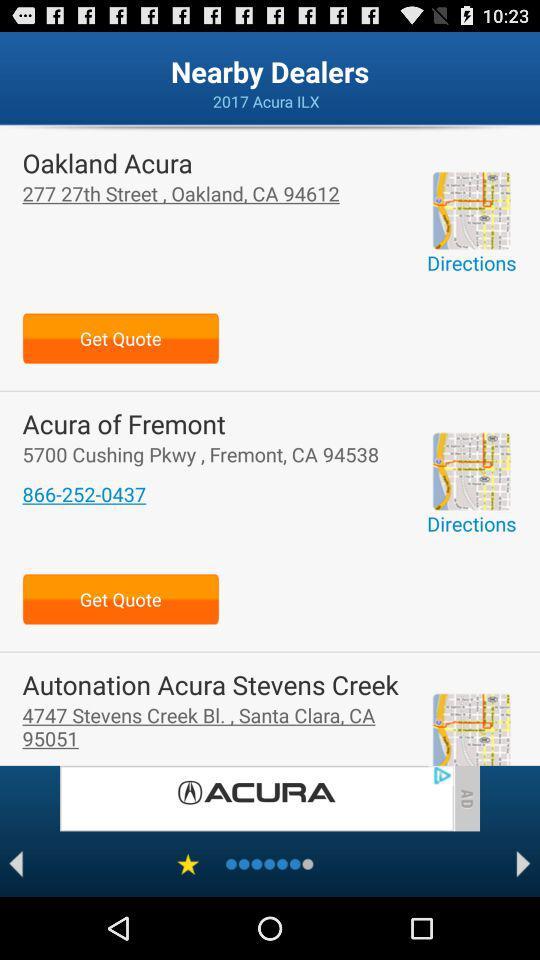 The height and width of the screenshot is (960, 540). What do you see at coordinates (471, 728) in the screenshot?
I see `the location` at bounding box center [471, 728].